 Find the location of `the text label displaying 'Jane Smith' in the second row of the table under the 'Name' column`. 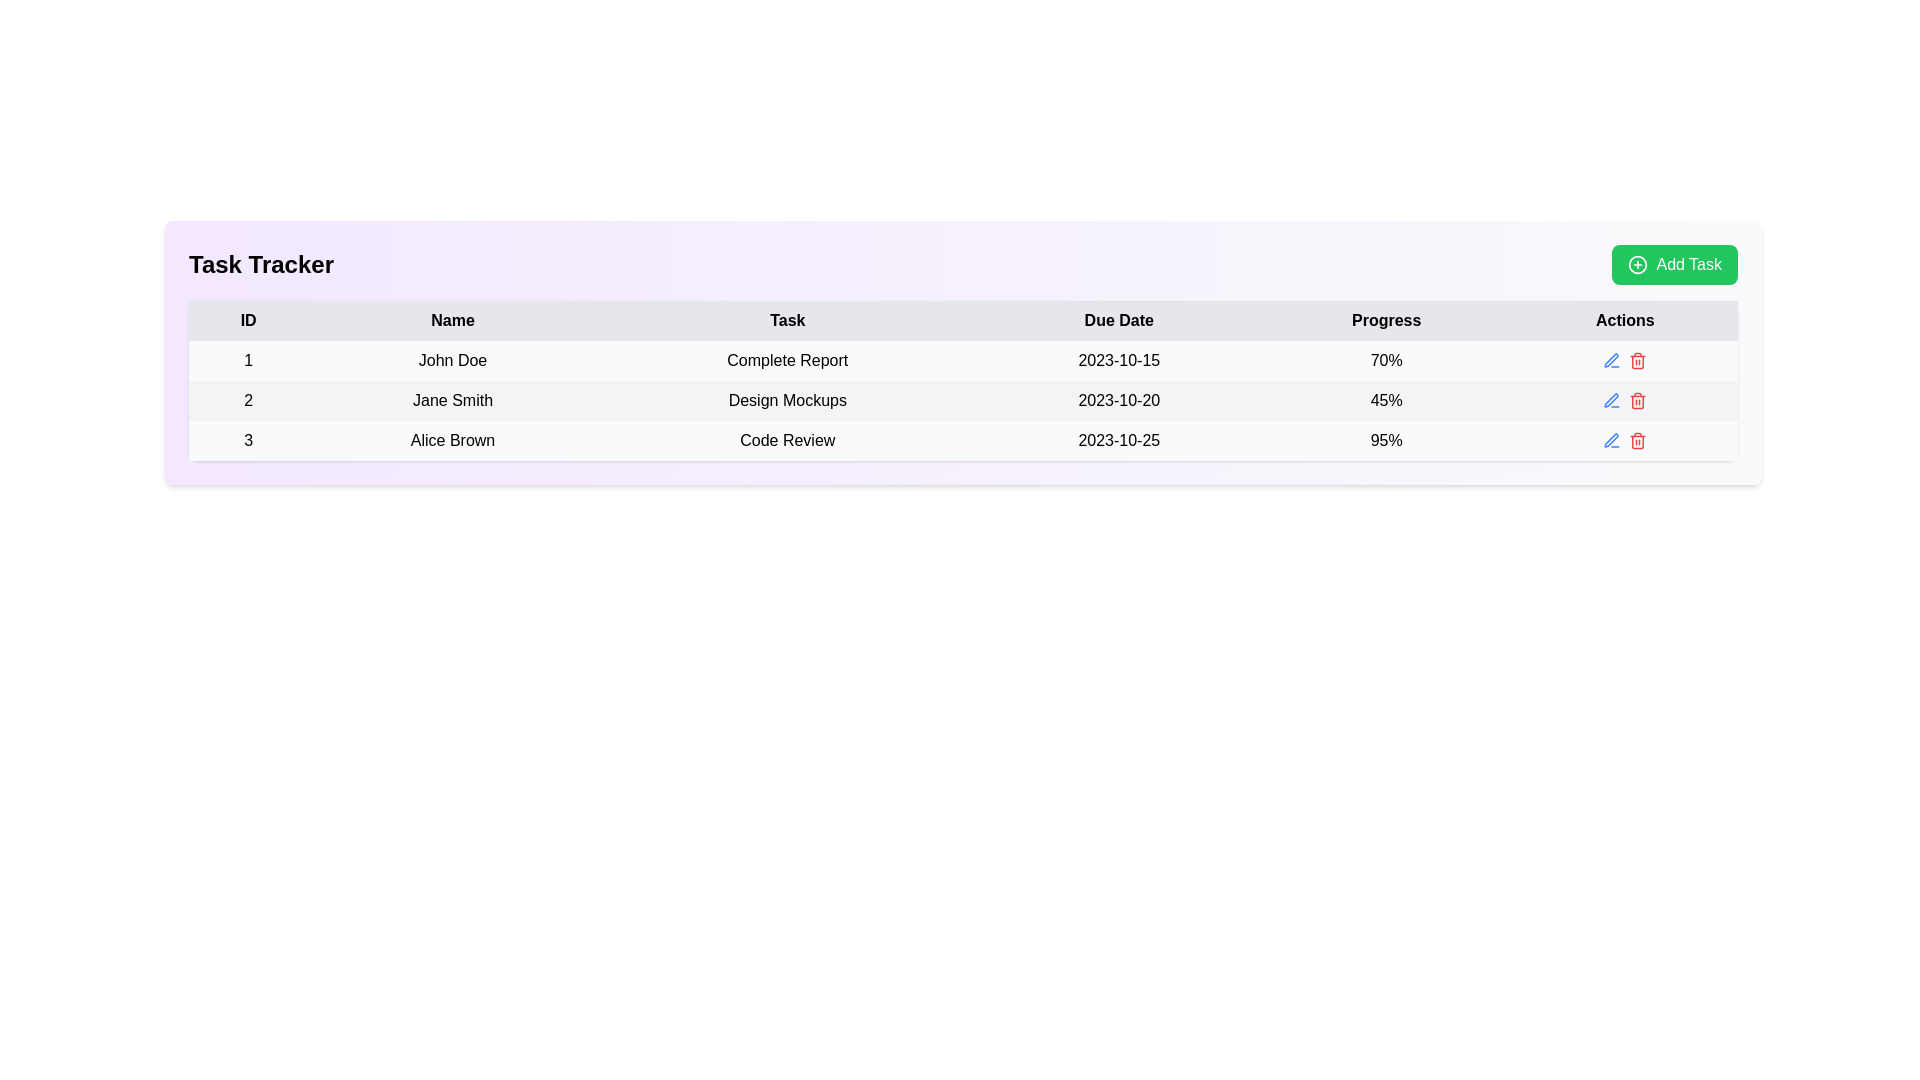

the text label displaying 'Jane Smith' in the second row of the table under the 'Name' column is located at coordinates (451, 401).